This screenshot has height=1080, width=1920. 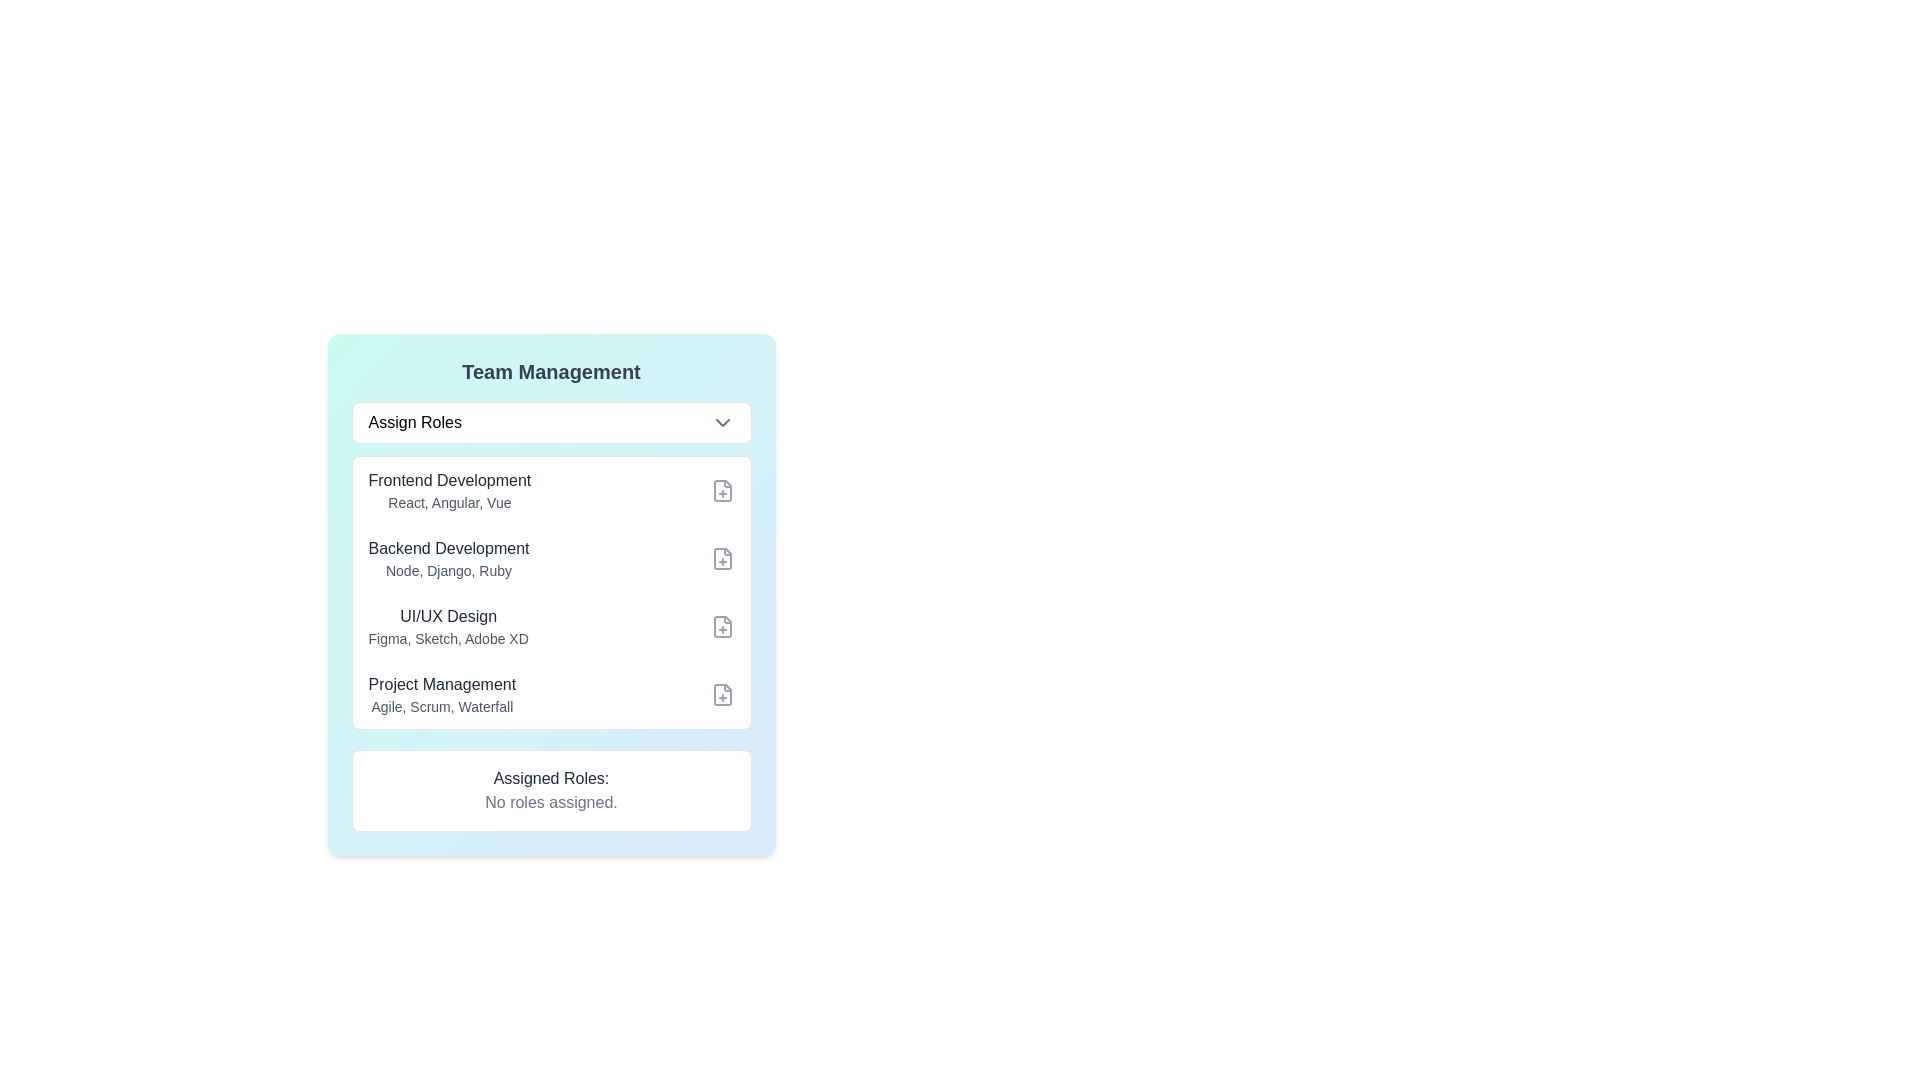 What do you see at coordinates (551, 626) in the screenshot?
I see `the third item` at bounding box center [551, 626].